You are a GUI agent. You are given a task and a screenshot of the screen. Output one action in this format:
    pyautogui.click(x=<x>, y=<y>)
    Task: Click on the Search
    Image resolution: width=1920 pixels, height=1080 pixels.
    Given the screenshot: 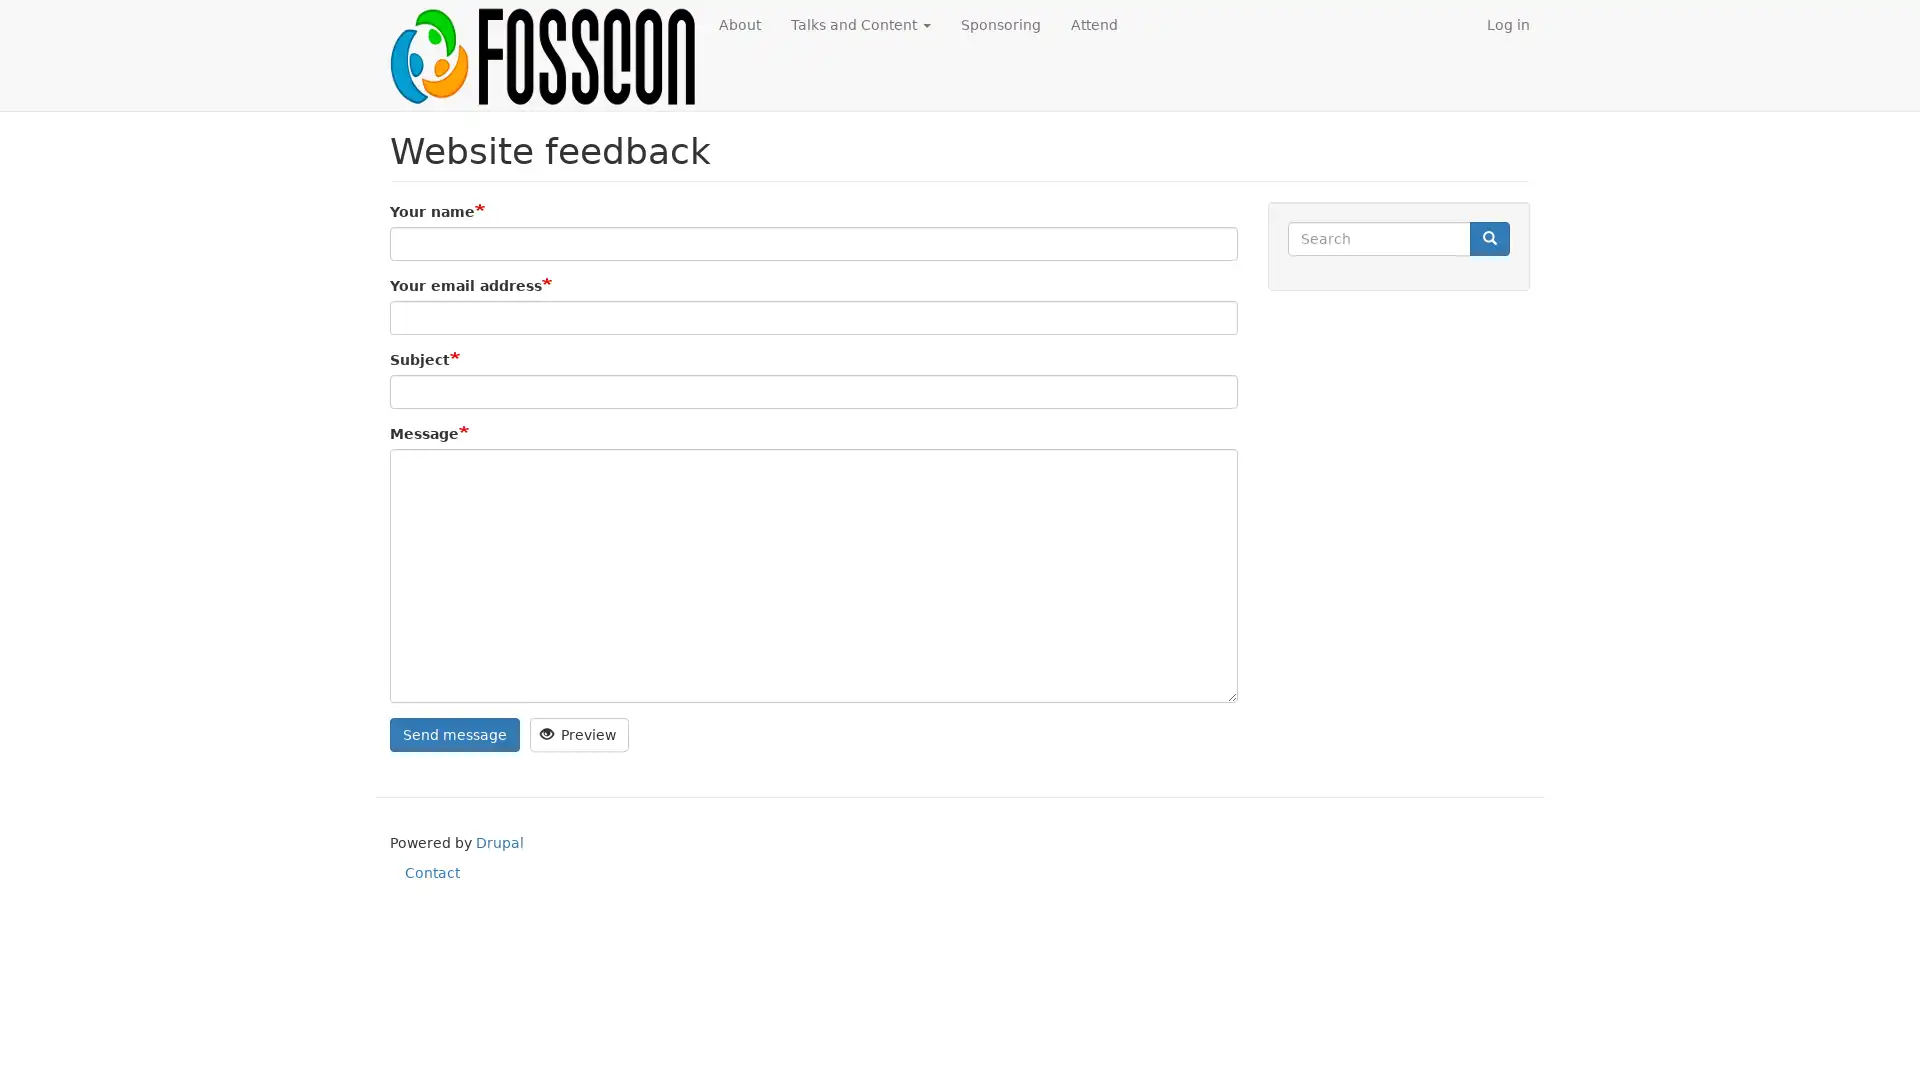 What is the action you would take?
    pyautogui.click(x=1489, y=237)
    